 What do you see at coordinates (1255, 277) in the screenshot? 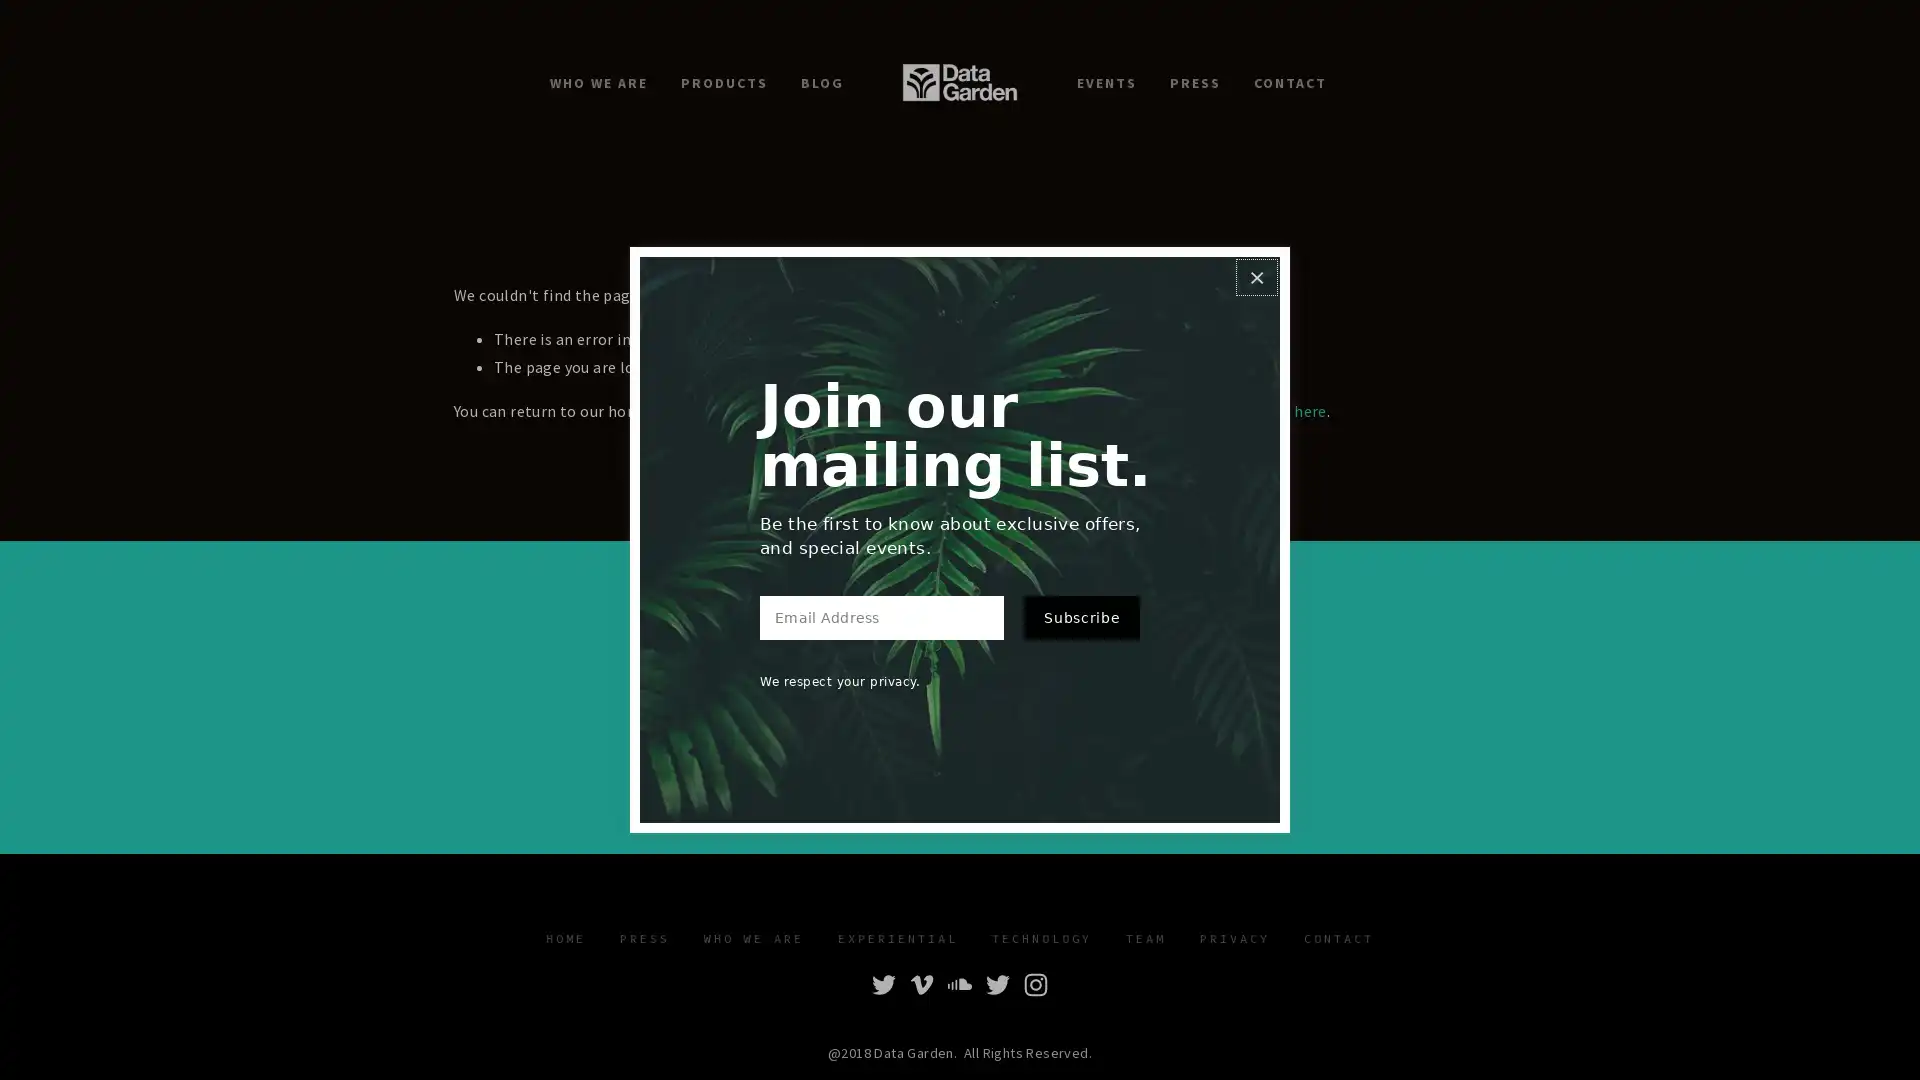
I see `Close` at bounding box center [1255, 277].